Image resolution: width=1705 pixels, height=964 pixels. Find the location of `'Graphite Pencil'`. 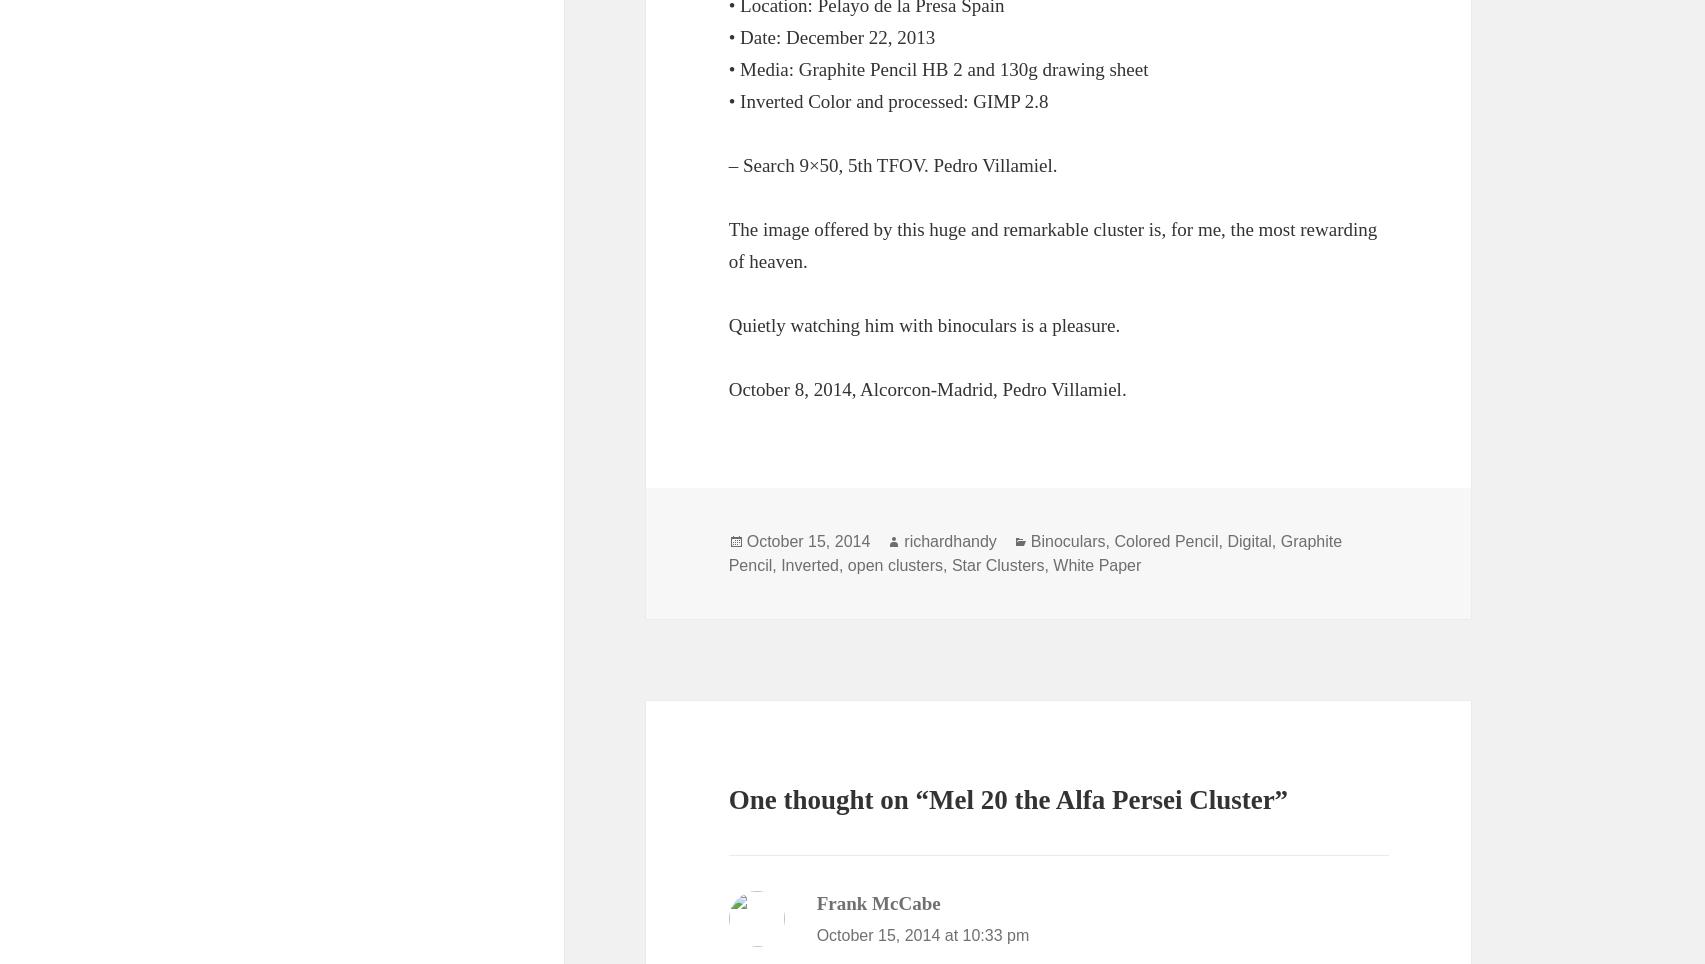

'Graphite Pencil' is located at coordinates (728, 552).